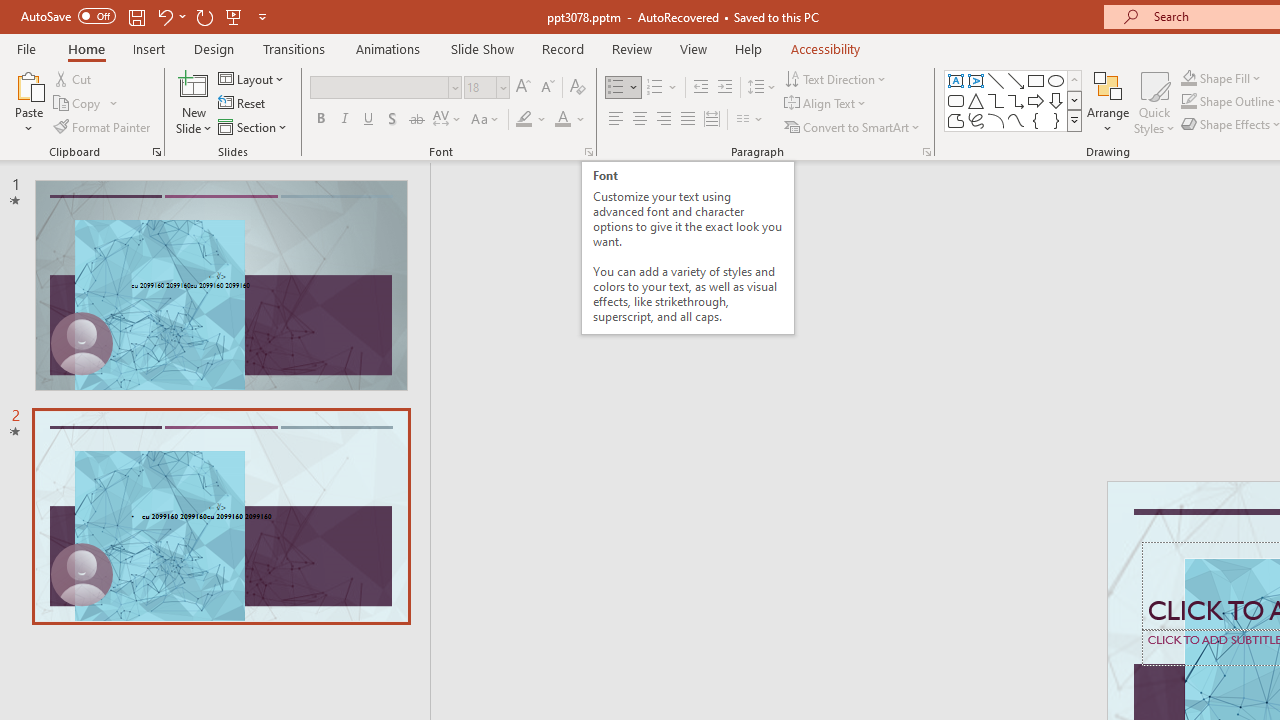 The image size is (1280, 720). Describe the element at coordinates (135, 16) in the screenshot. I see `'Save'` at that location.